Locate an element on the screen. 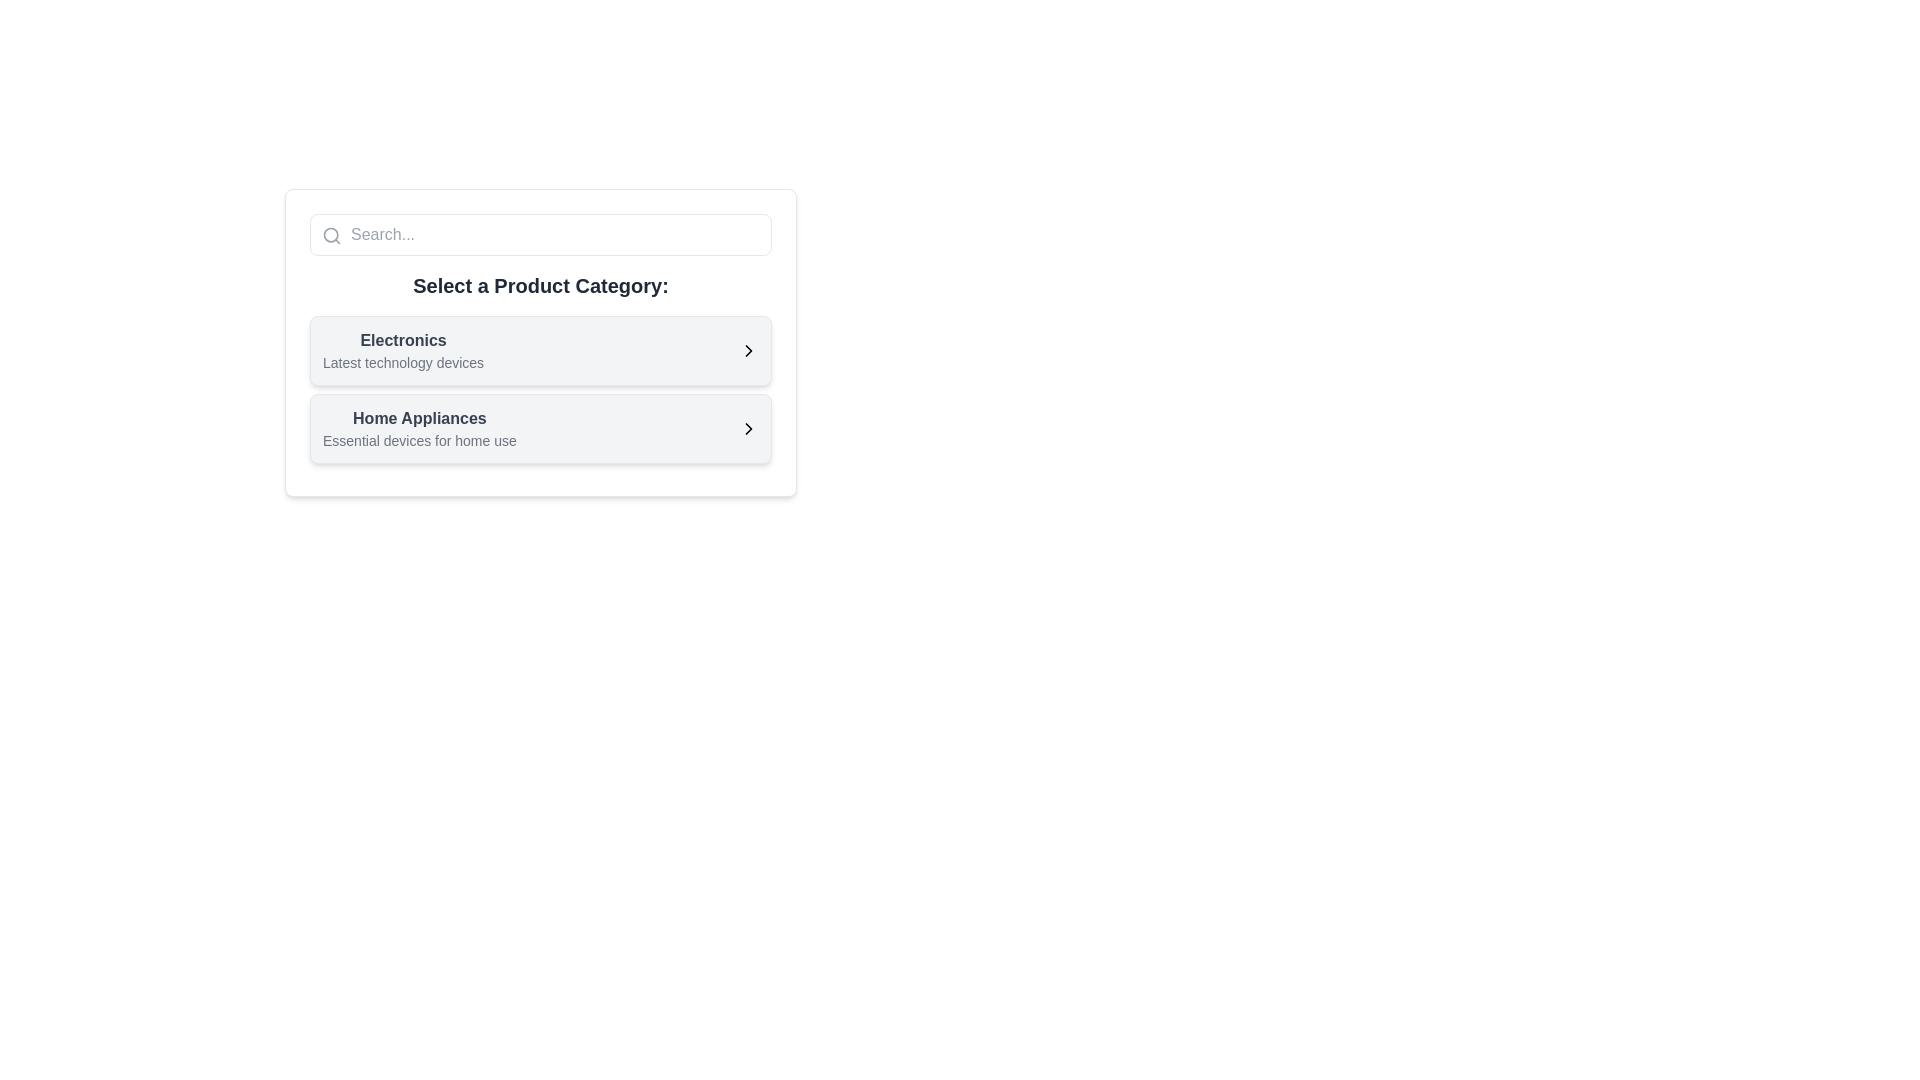 This screenshot has height=1080, width=1920. the right-facing black Chevron Icon located on the far right side of the 'Electronics' item block is located at coordinates (747, 350).